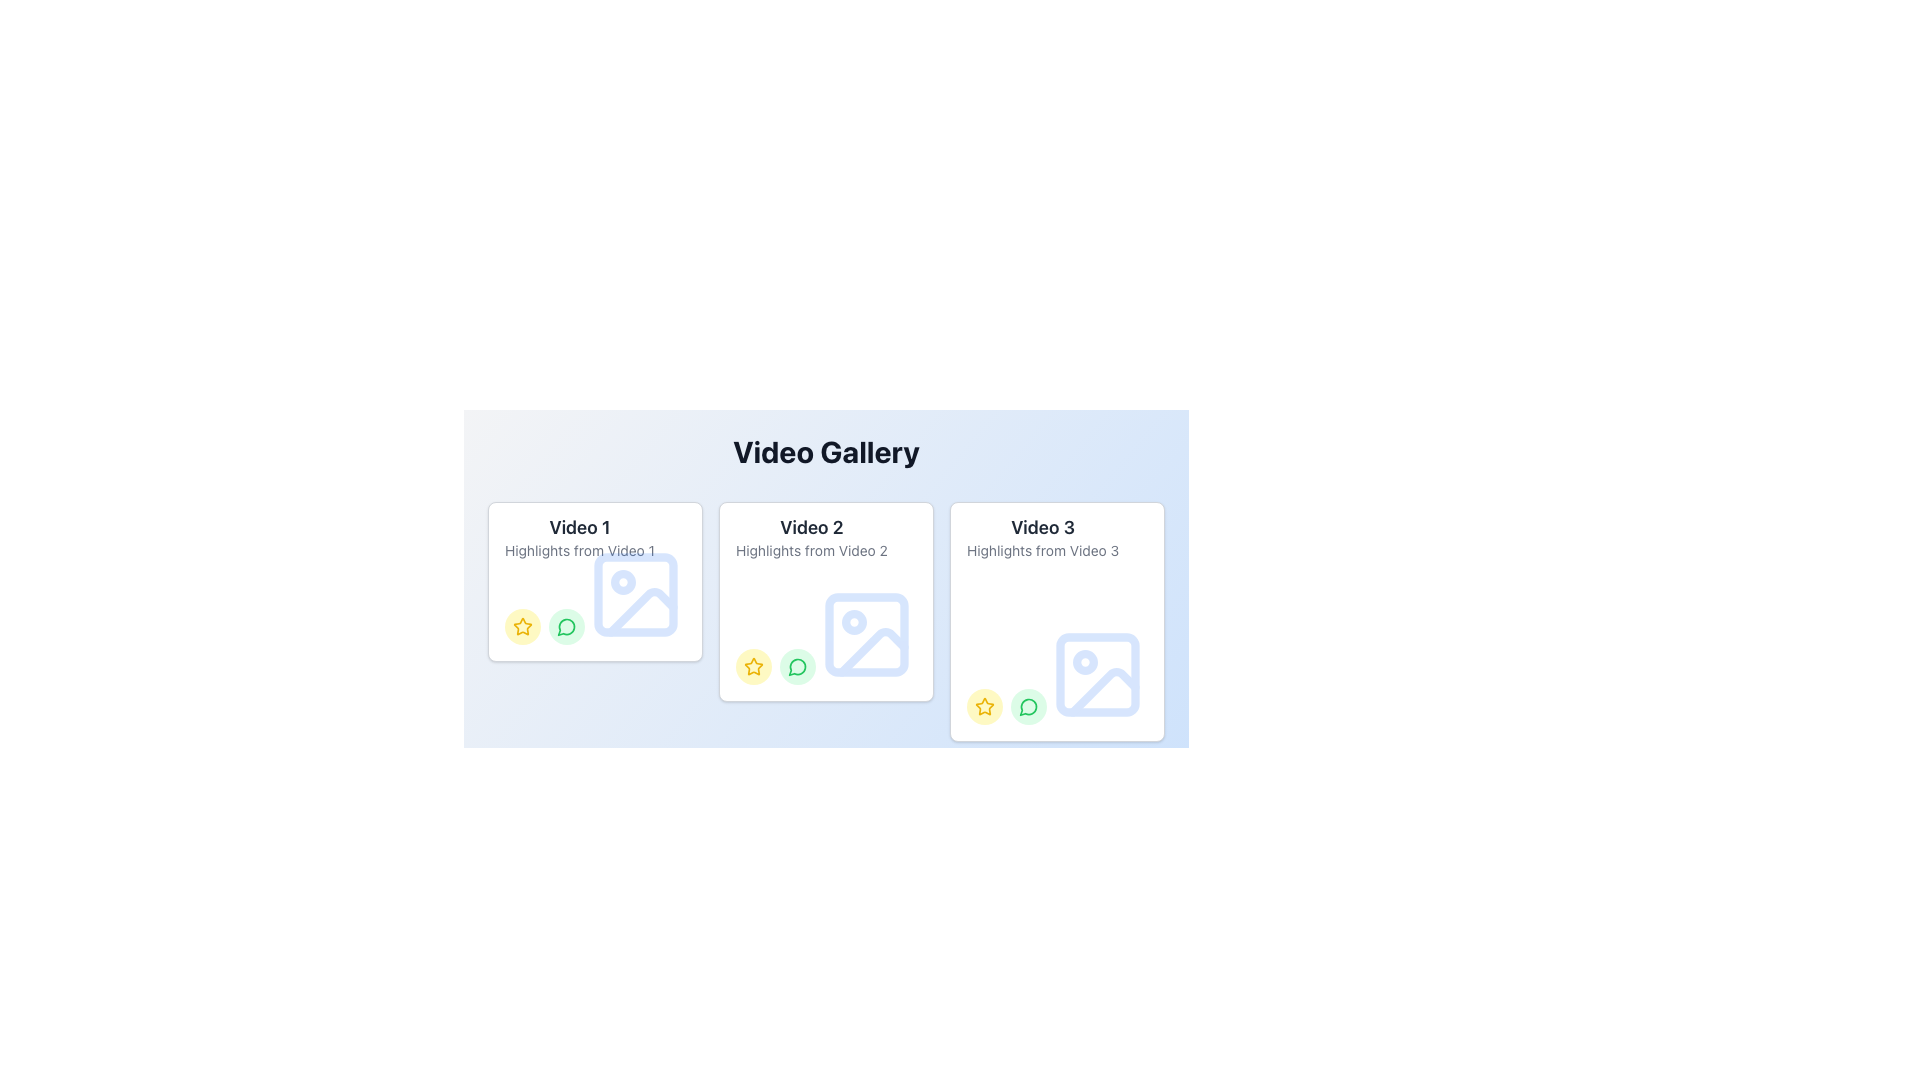  What do you see at coordinates (1028, 705) in the screenshot?
I see `the button for commenting associated with 'Video 3'` at bounding box center [1028, 705].